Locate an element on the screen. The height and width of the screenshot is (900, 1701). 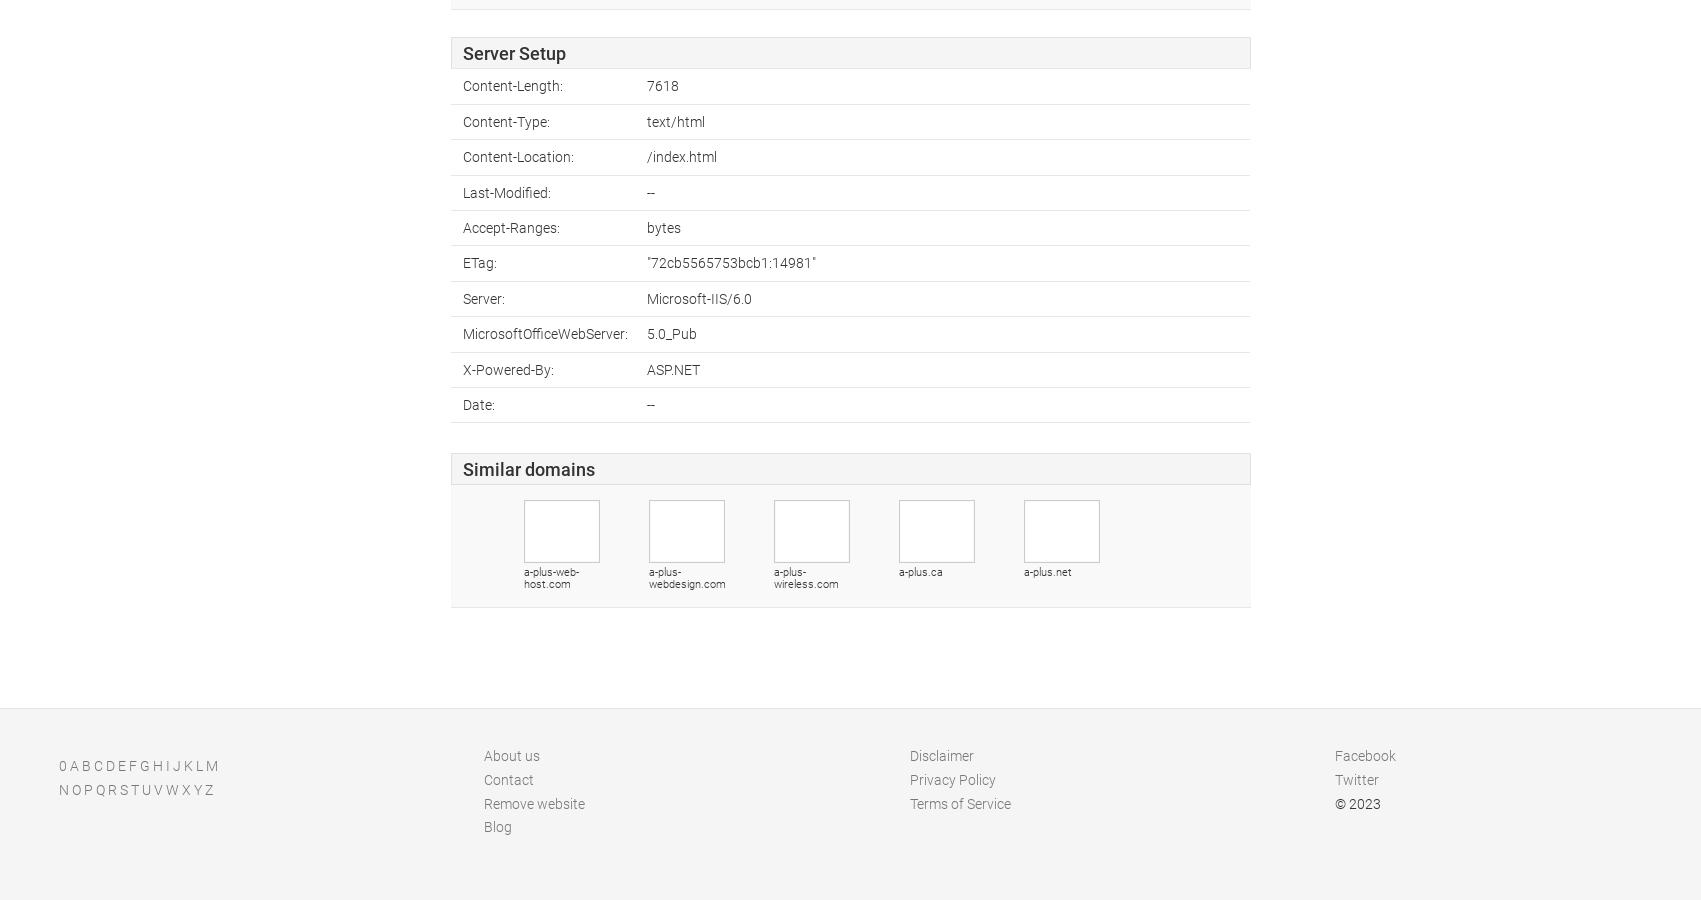
'Content-Type:' is located at coordinates (506, 120).